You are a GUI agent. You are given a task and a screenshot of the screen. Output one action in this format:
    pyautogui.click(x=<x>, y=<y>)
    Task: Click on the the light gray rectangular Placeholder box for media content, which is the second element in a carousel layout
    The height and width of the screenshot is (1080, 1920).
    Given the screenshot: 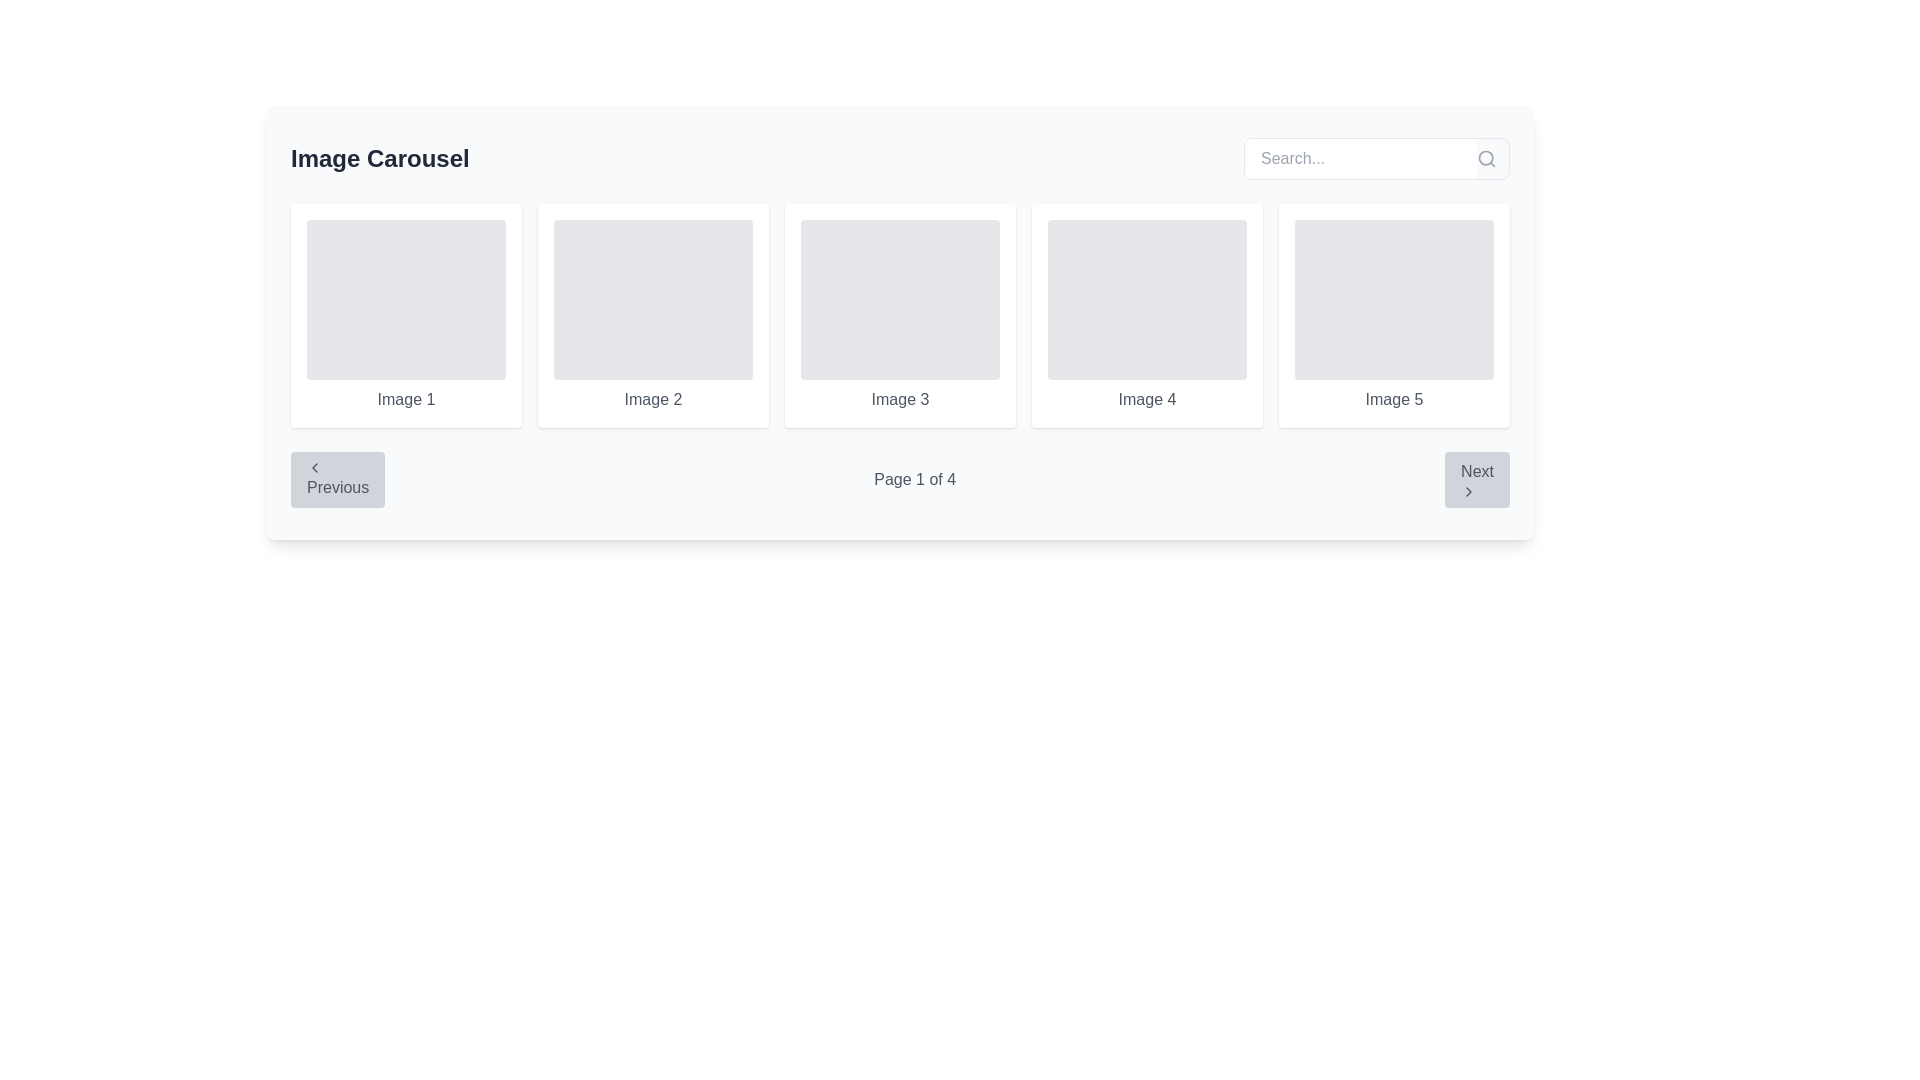 What is the action you would take?
    pyautogui.click(x=653, y=300)
    